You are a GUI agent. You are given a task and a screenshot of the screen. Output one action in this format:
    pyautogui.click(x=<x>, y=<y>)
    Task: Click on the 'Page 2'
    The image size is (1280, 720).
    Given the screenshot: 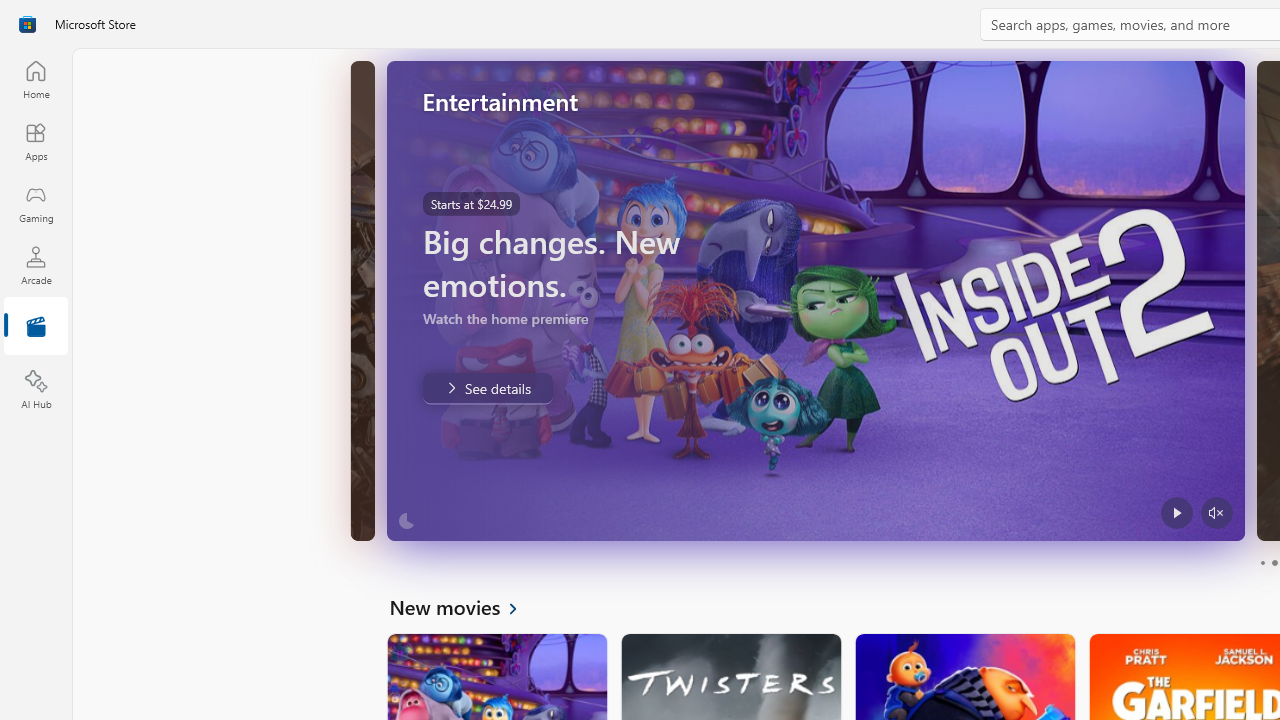 What is the action you would take?
    pyautogui.click(x=1273, y=563)
    